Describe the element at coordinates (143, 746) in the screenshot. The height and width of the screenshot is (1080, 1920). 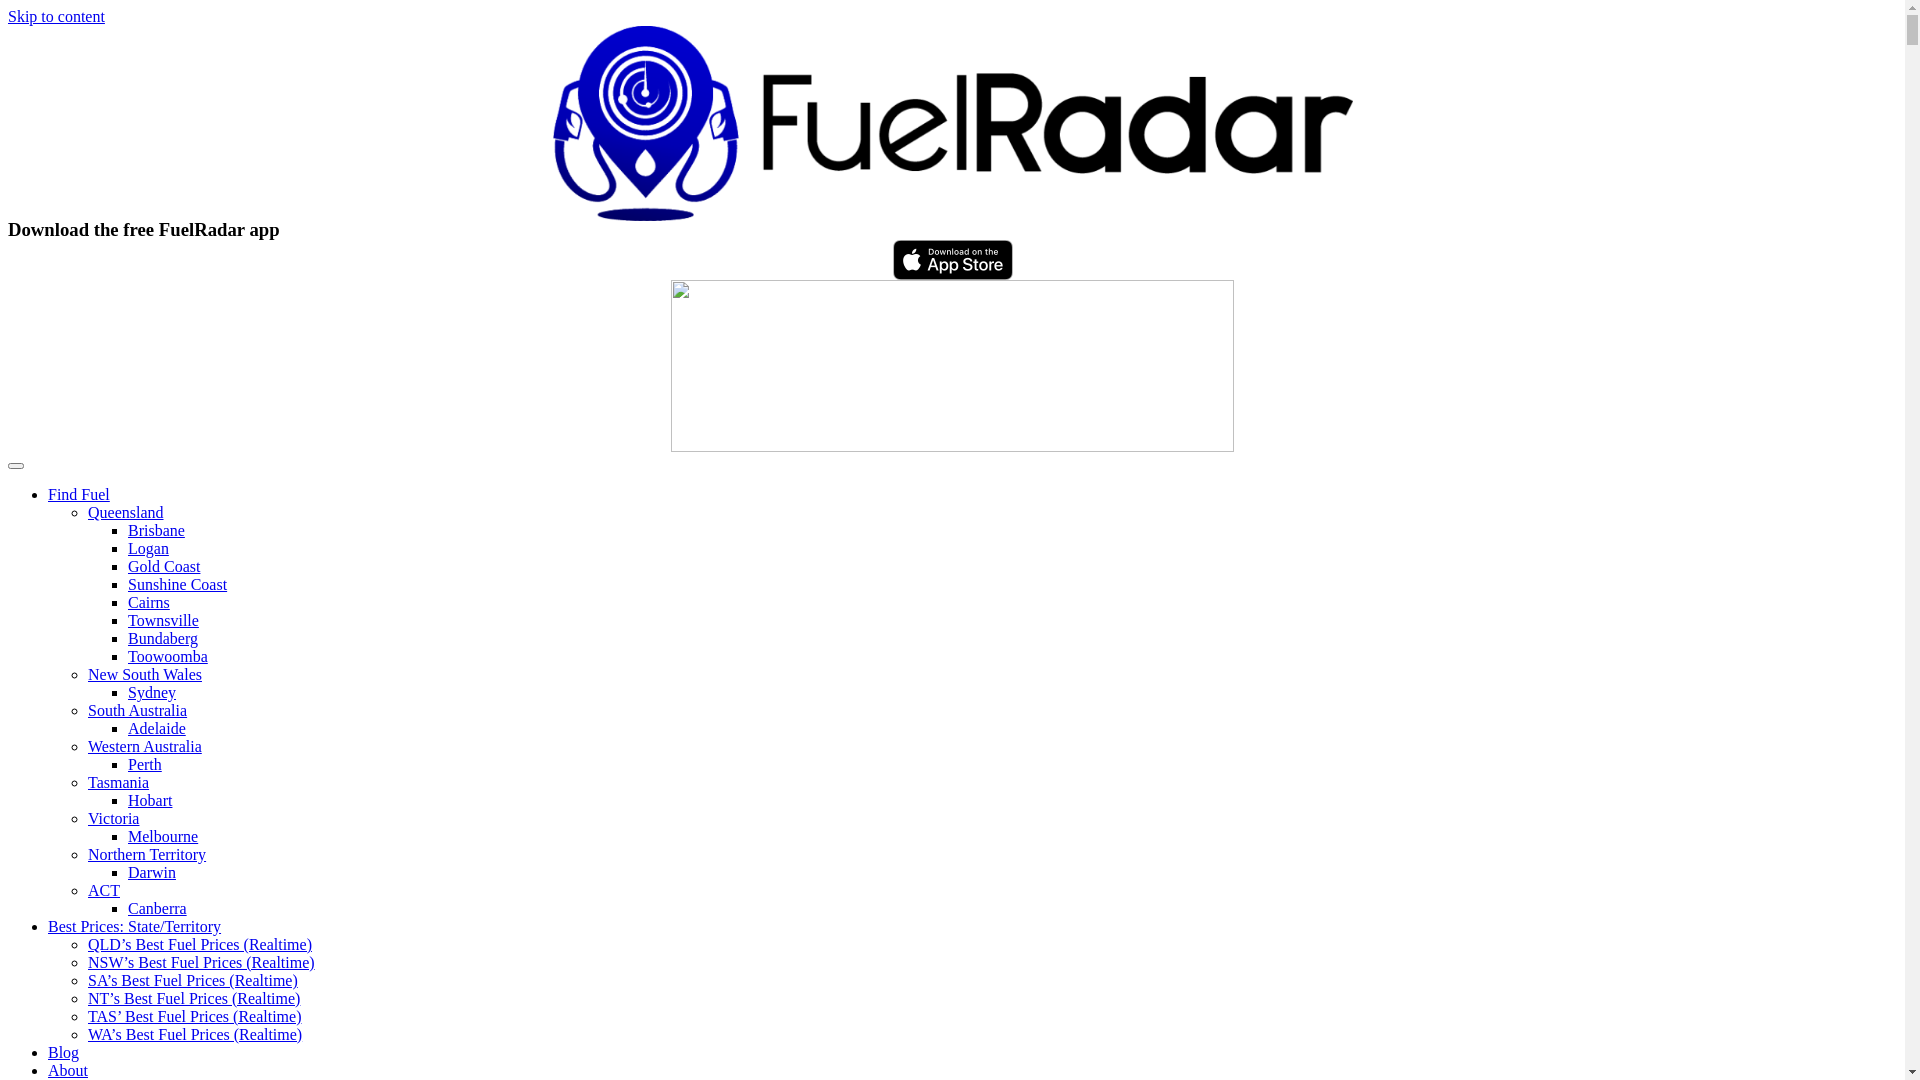
I see `'Western Australia'` at that location.